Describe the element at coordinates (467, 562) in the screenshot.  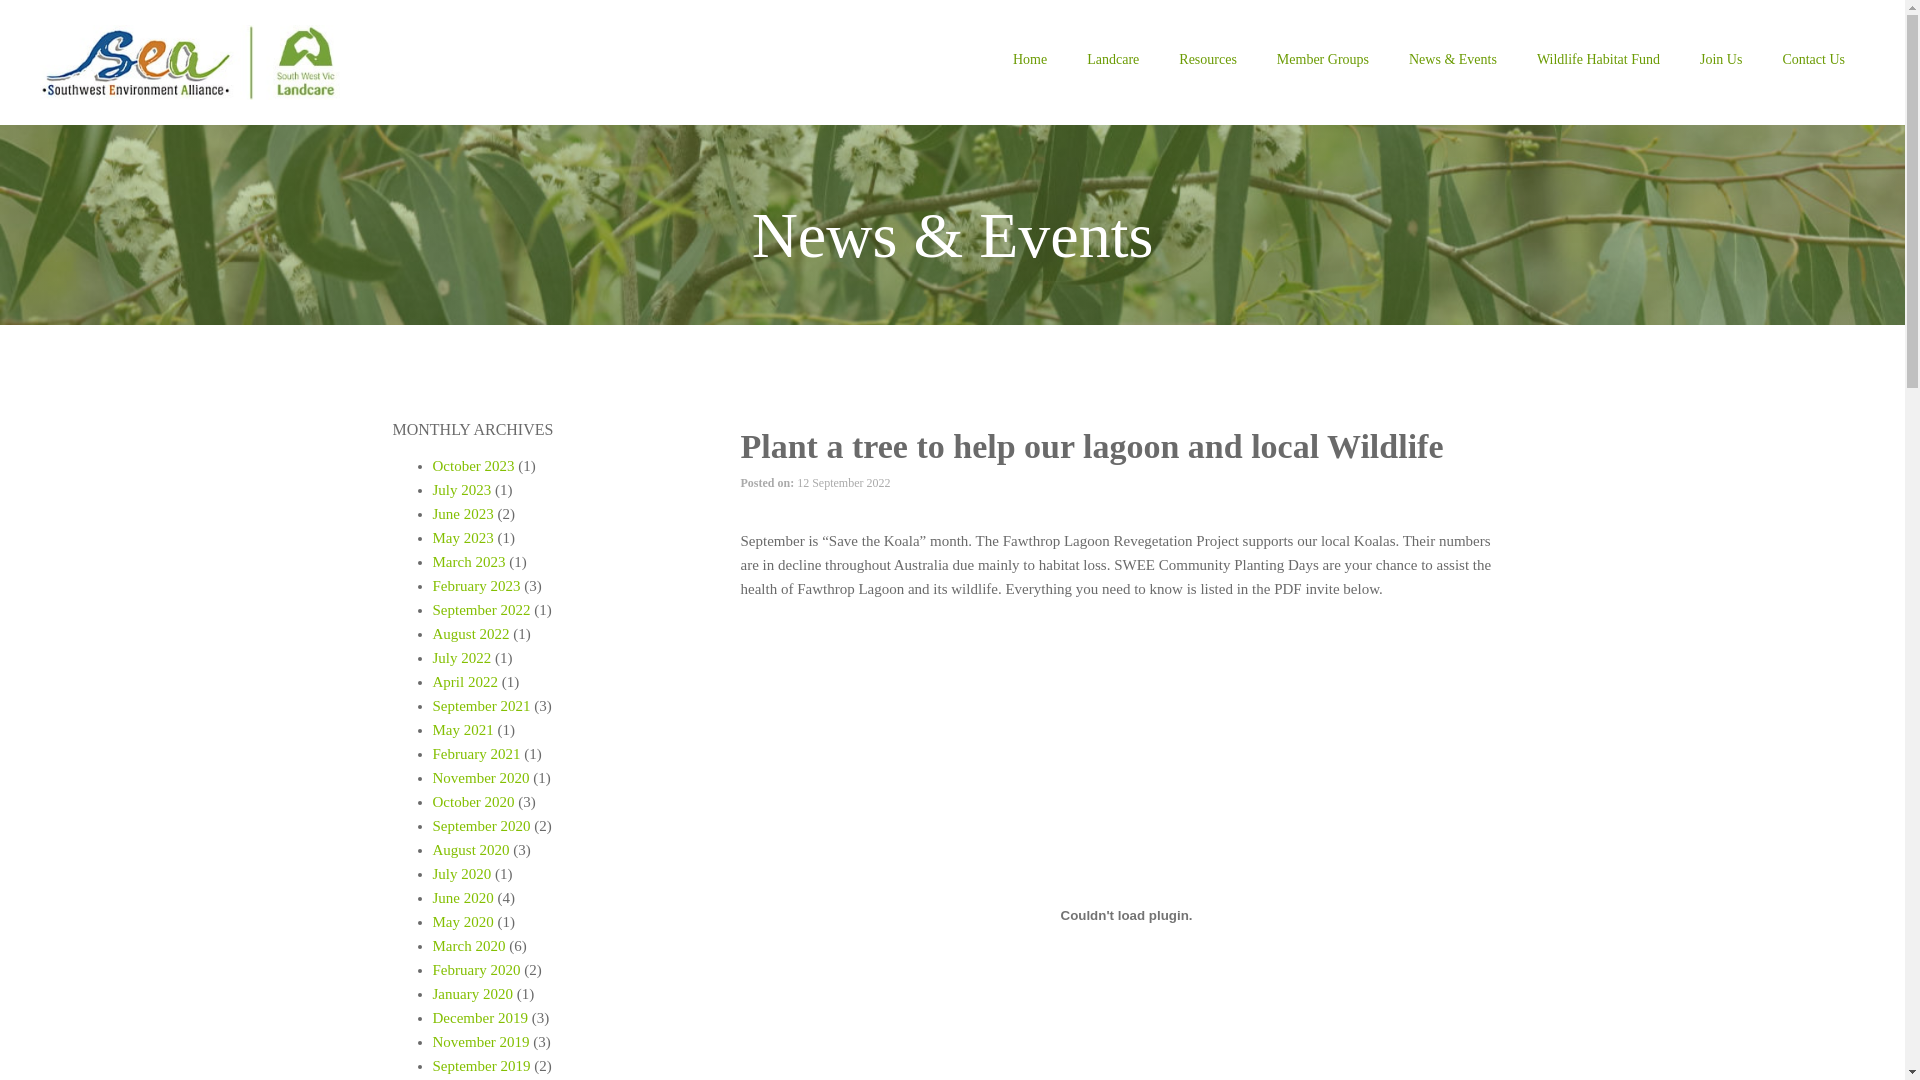
I see `'March 2023'` at that location.